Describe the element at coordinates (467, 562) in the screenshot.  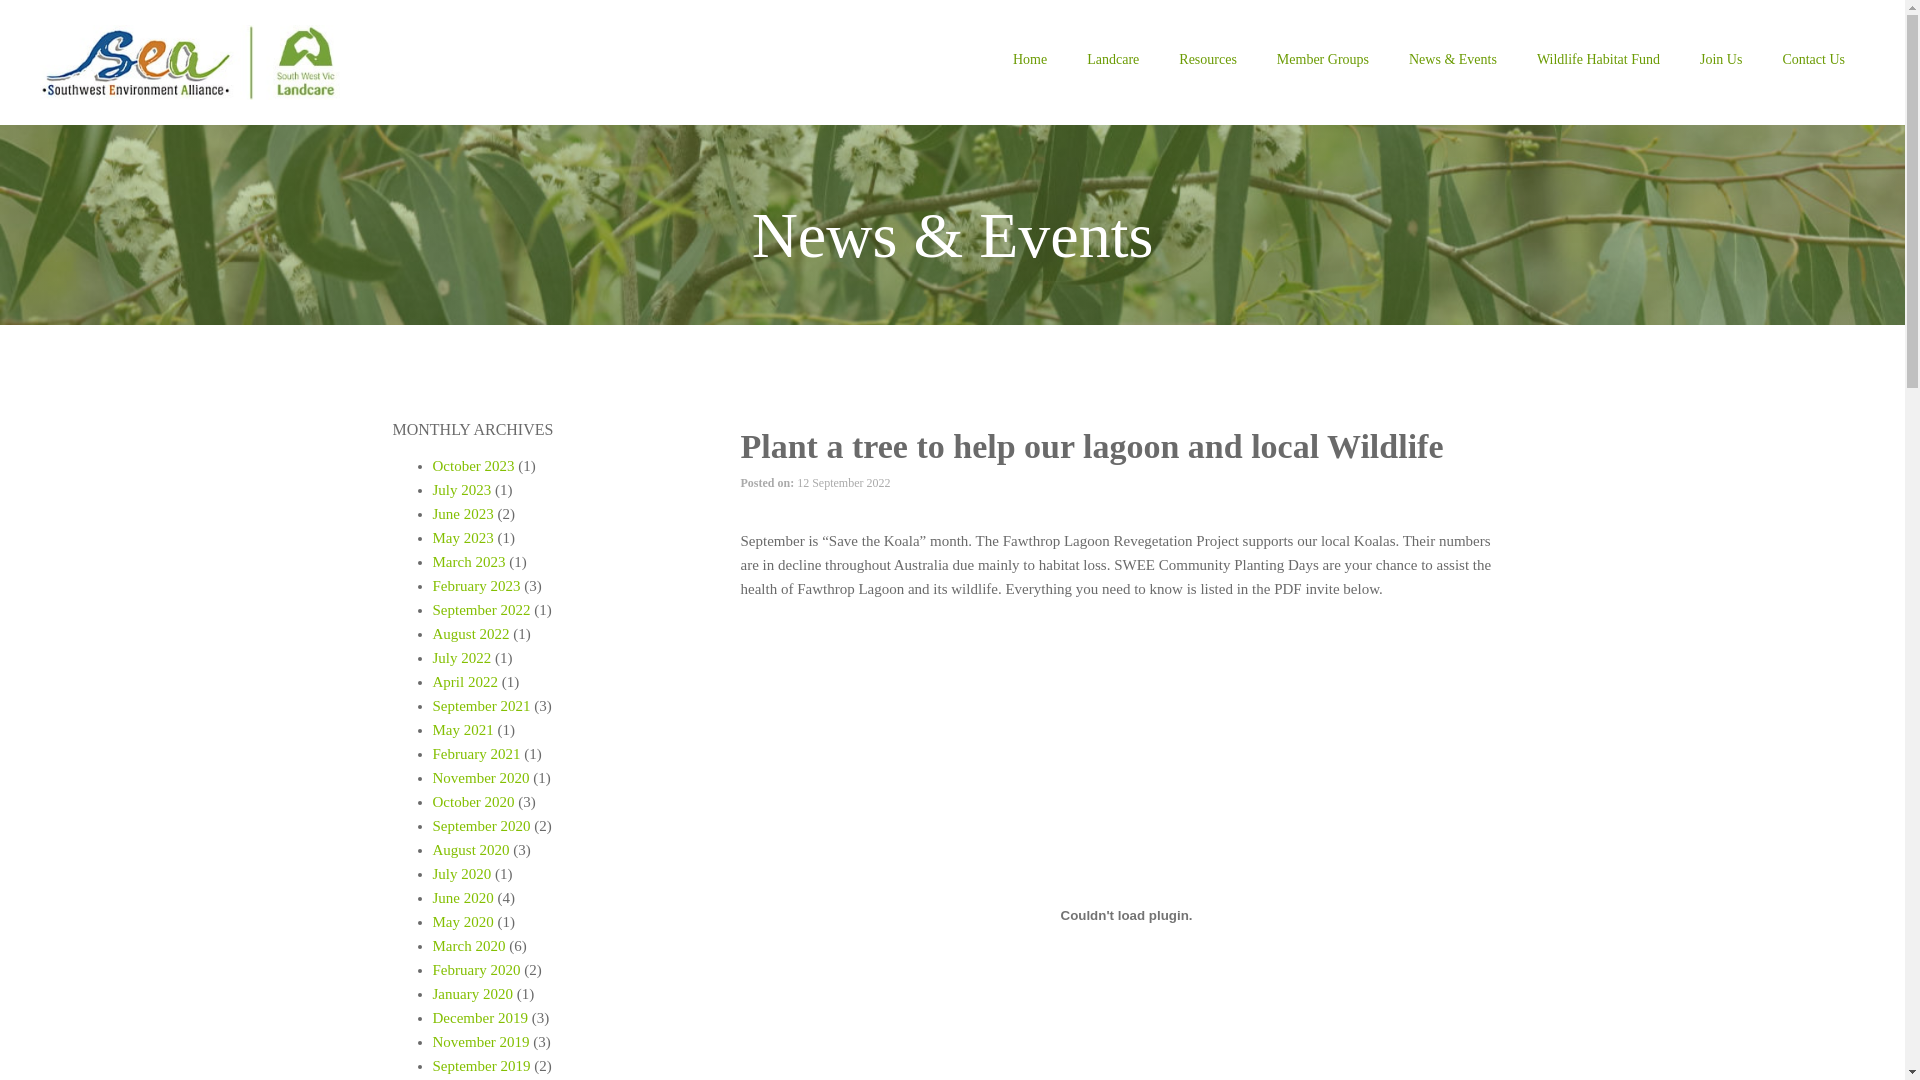
I see `'March 2023'` at that location.